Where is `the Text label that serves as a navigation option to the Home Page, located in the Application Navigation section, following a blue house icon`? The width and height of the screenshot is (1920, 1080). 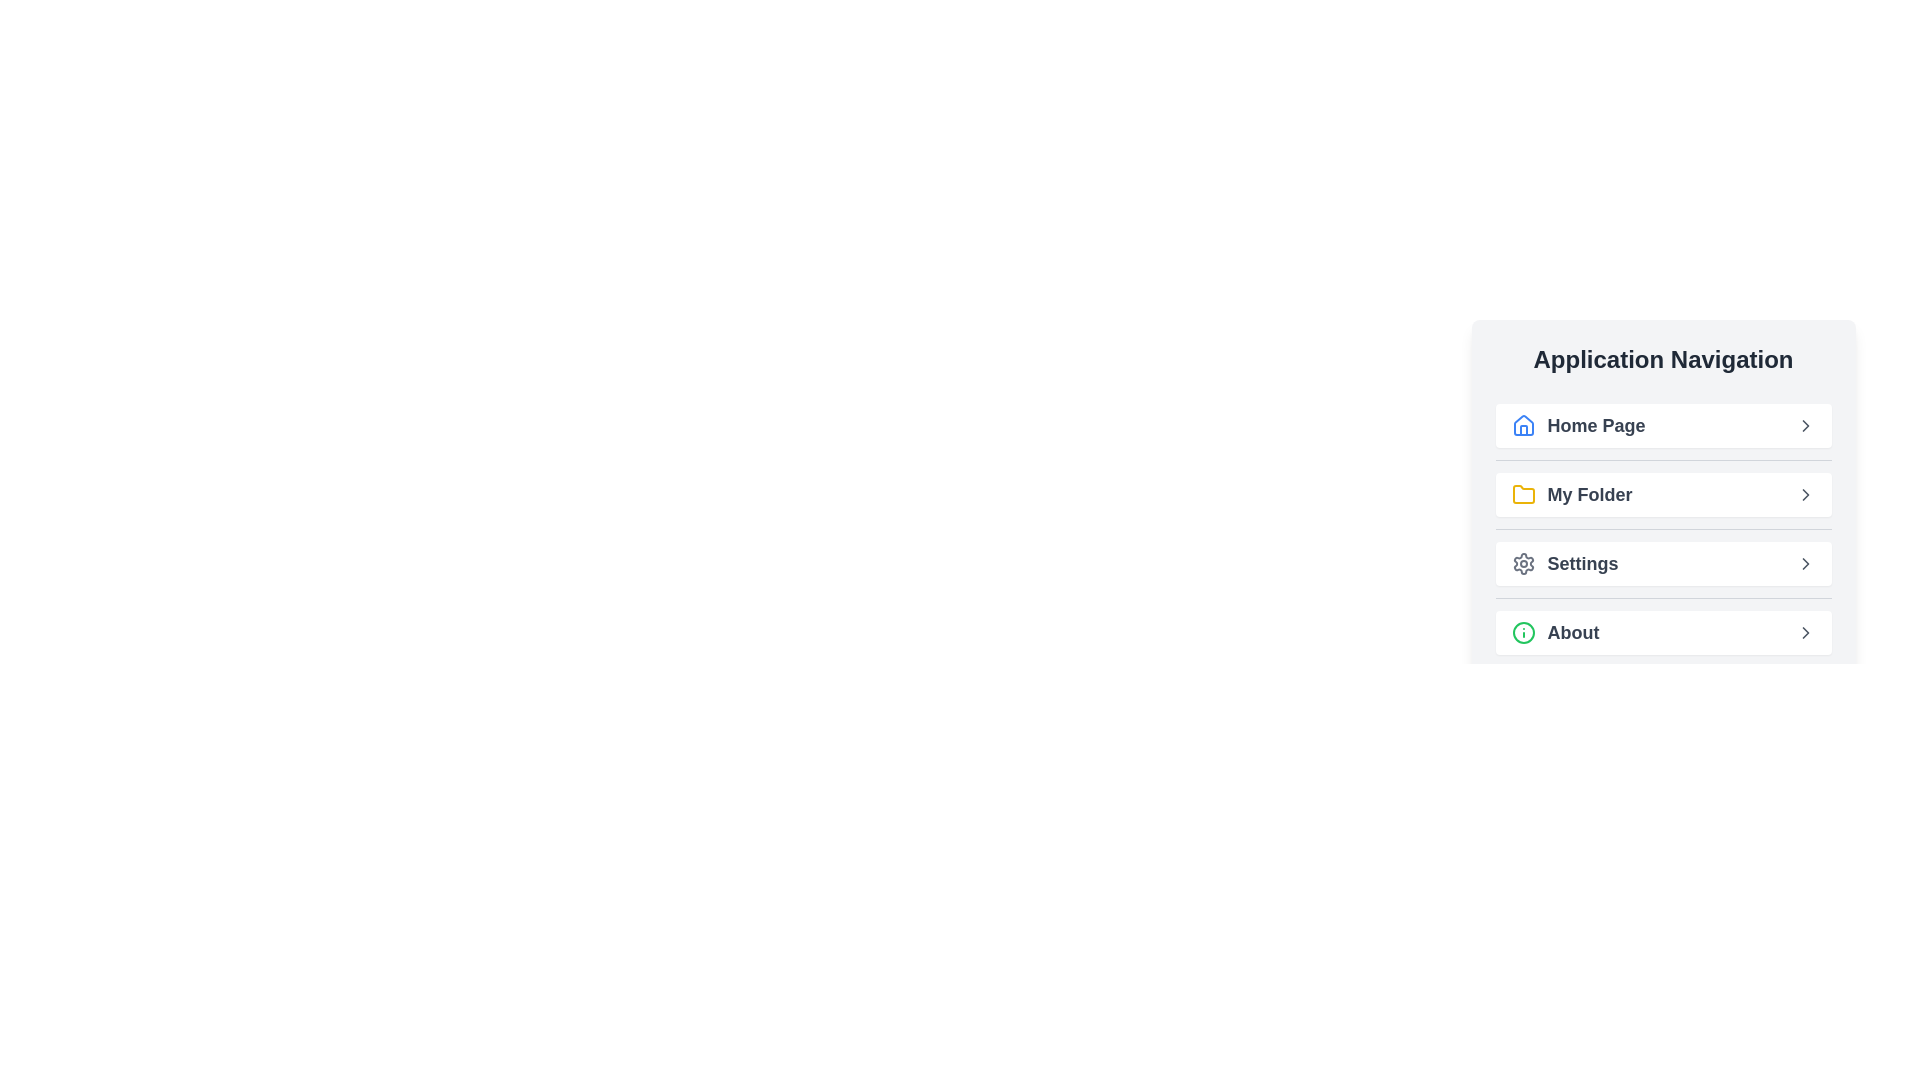 the Text label that serves as a navigation option to the Home Page, located in the Application Navigation section, following a blue house icon is located at coordinates (1595, 424).